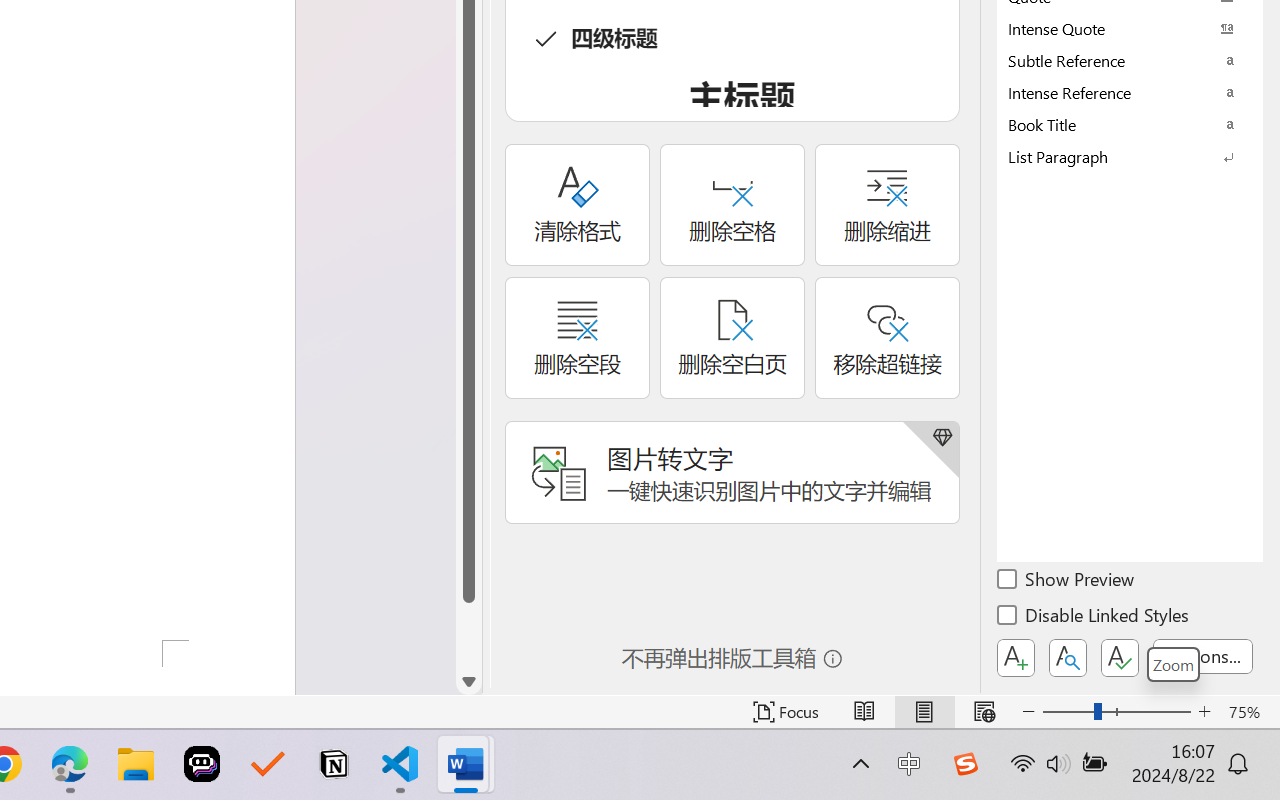  I want to click on 'Options...', so click(1202, 655).